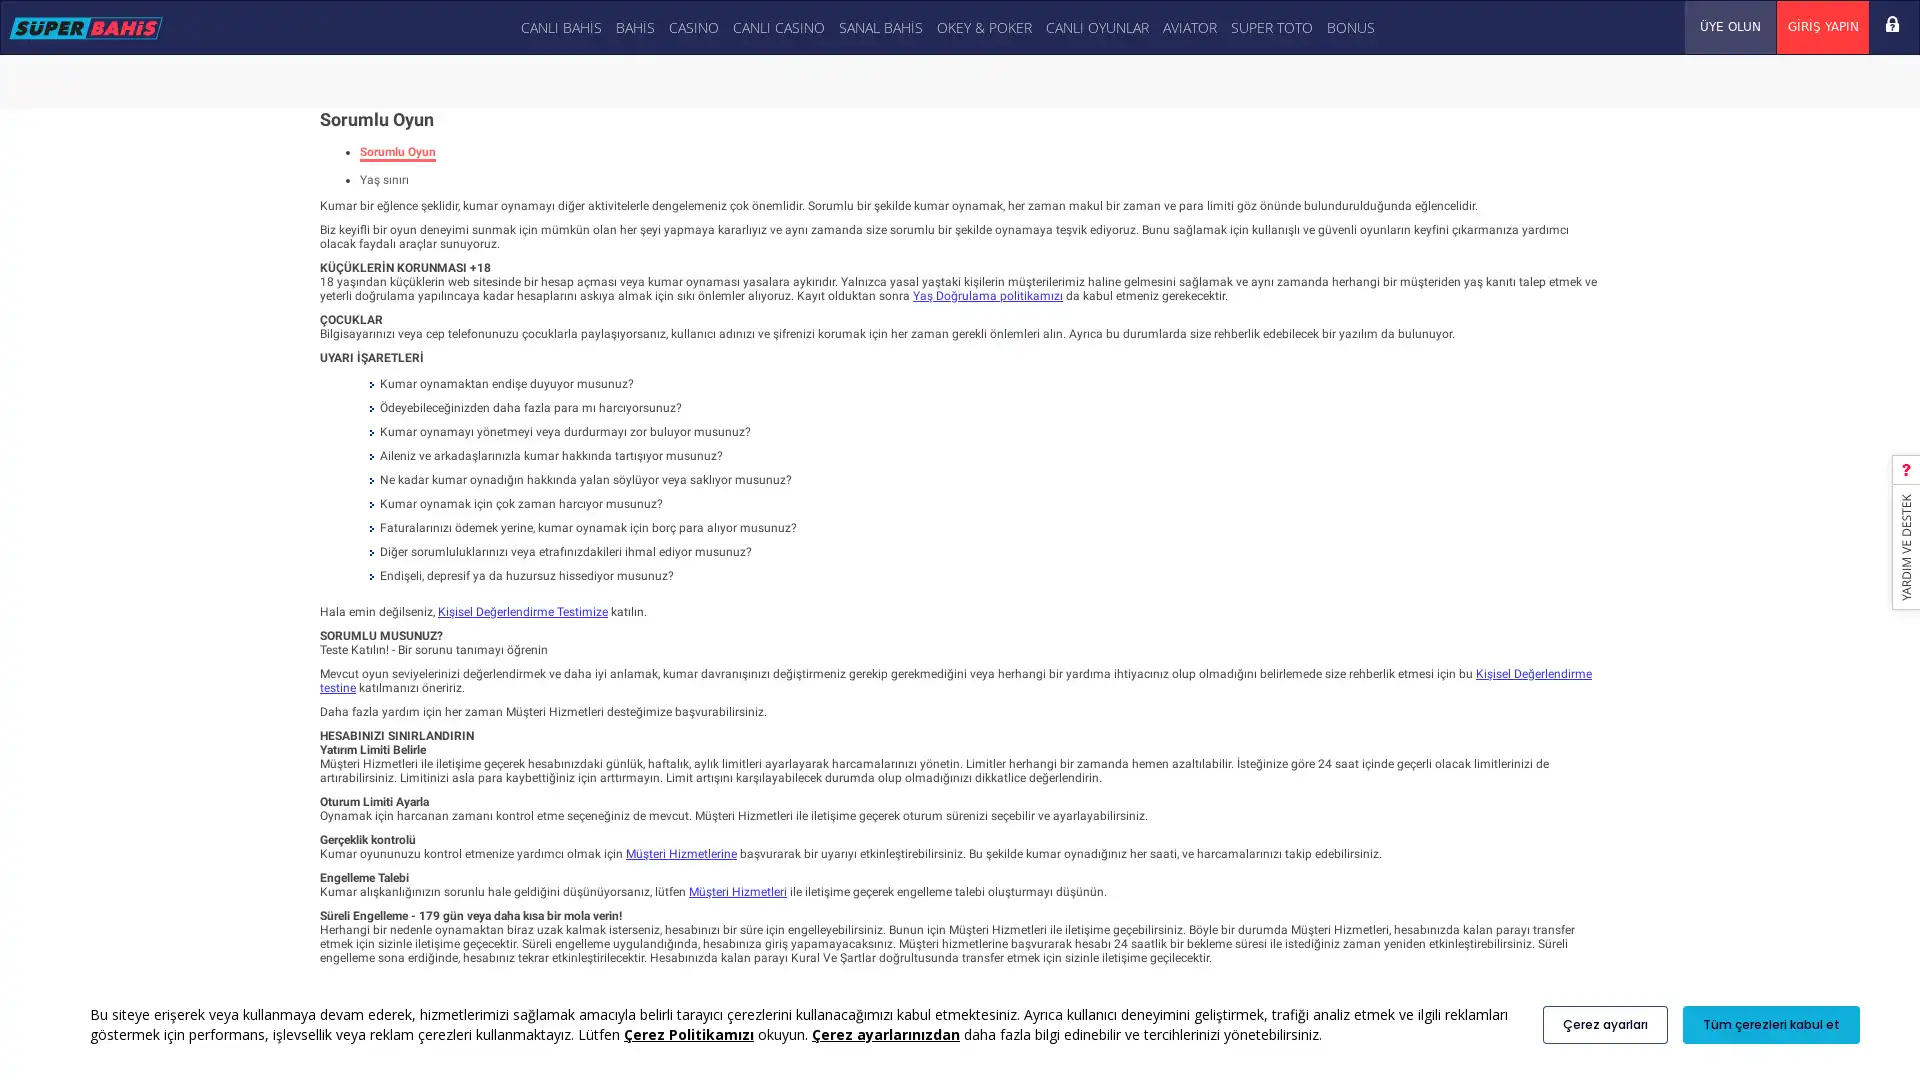 The width and height of the screenshot is (1920, 1080). What do you see at coordinates (1771, 1025) in the screenshot?
I see `Tum cerezleri kabul et` at bounding box center [1771, 1025].